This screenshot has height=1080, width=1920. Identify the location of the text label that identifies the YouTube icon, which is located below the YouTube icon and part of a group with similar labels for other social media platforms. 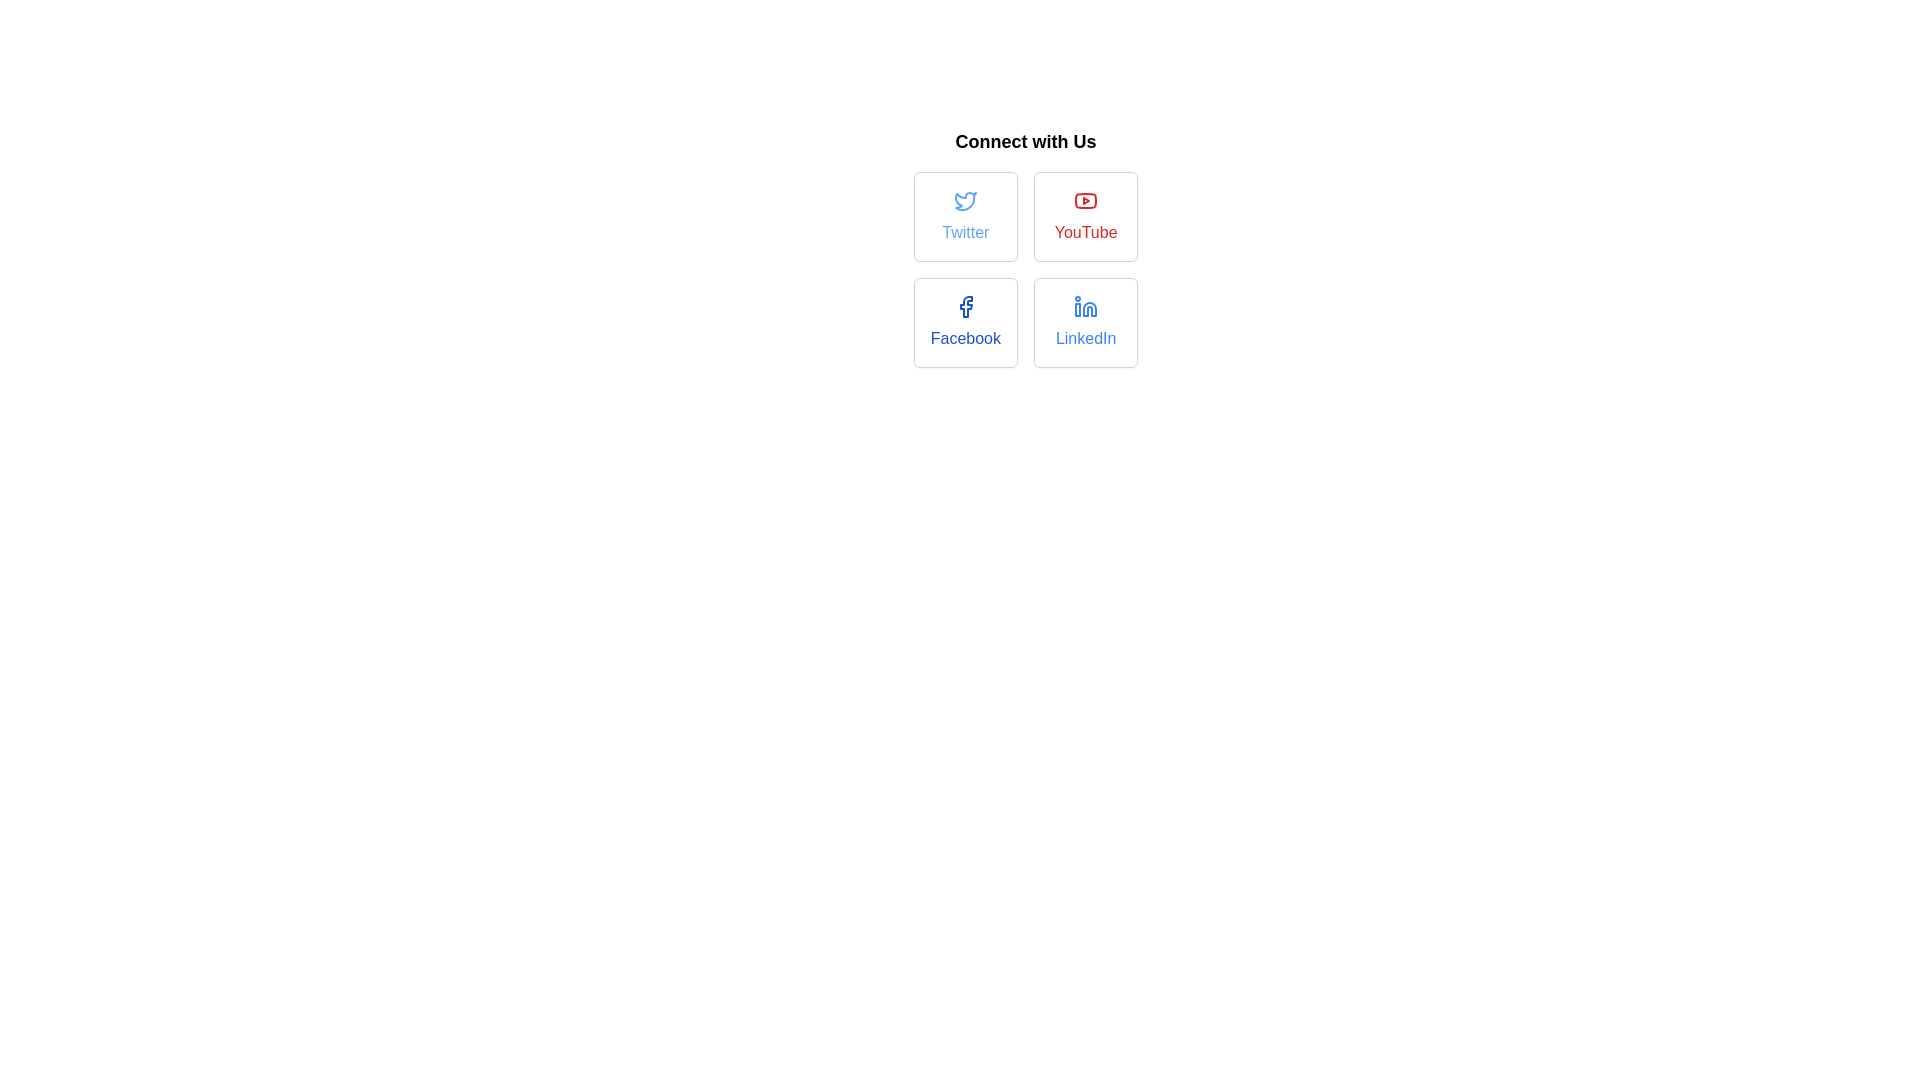
(1085, 231).